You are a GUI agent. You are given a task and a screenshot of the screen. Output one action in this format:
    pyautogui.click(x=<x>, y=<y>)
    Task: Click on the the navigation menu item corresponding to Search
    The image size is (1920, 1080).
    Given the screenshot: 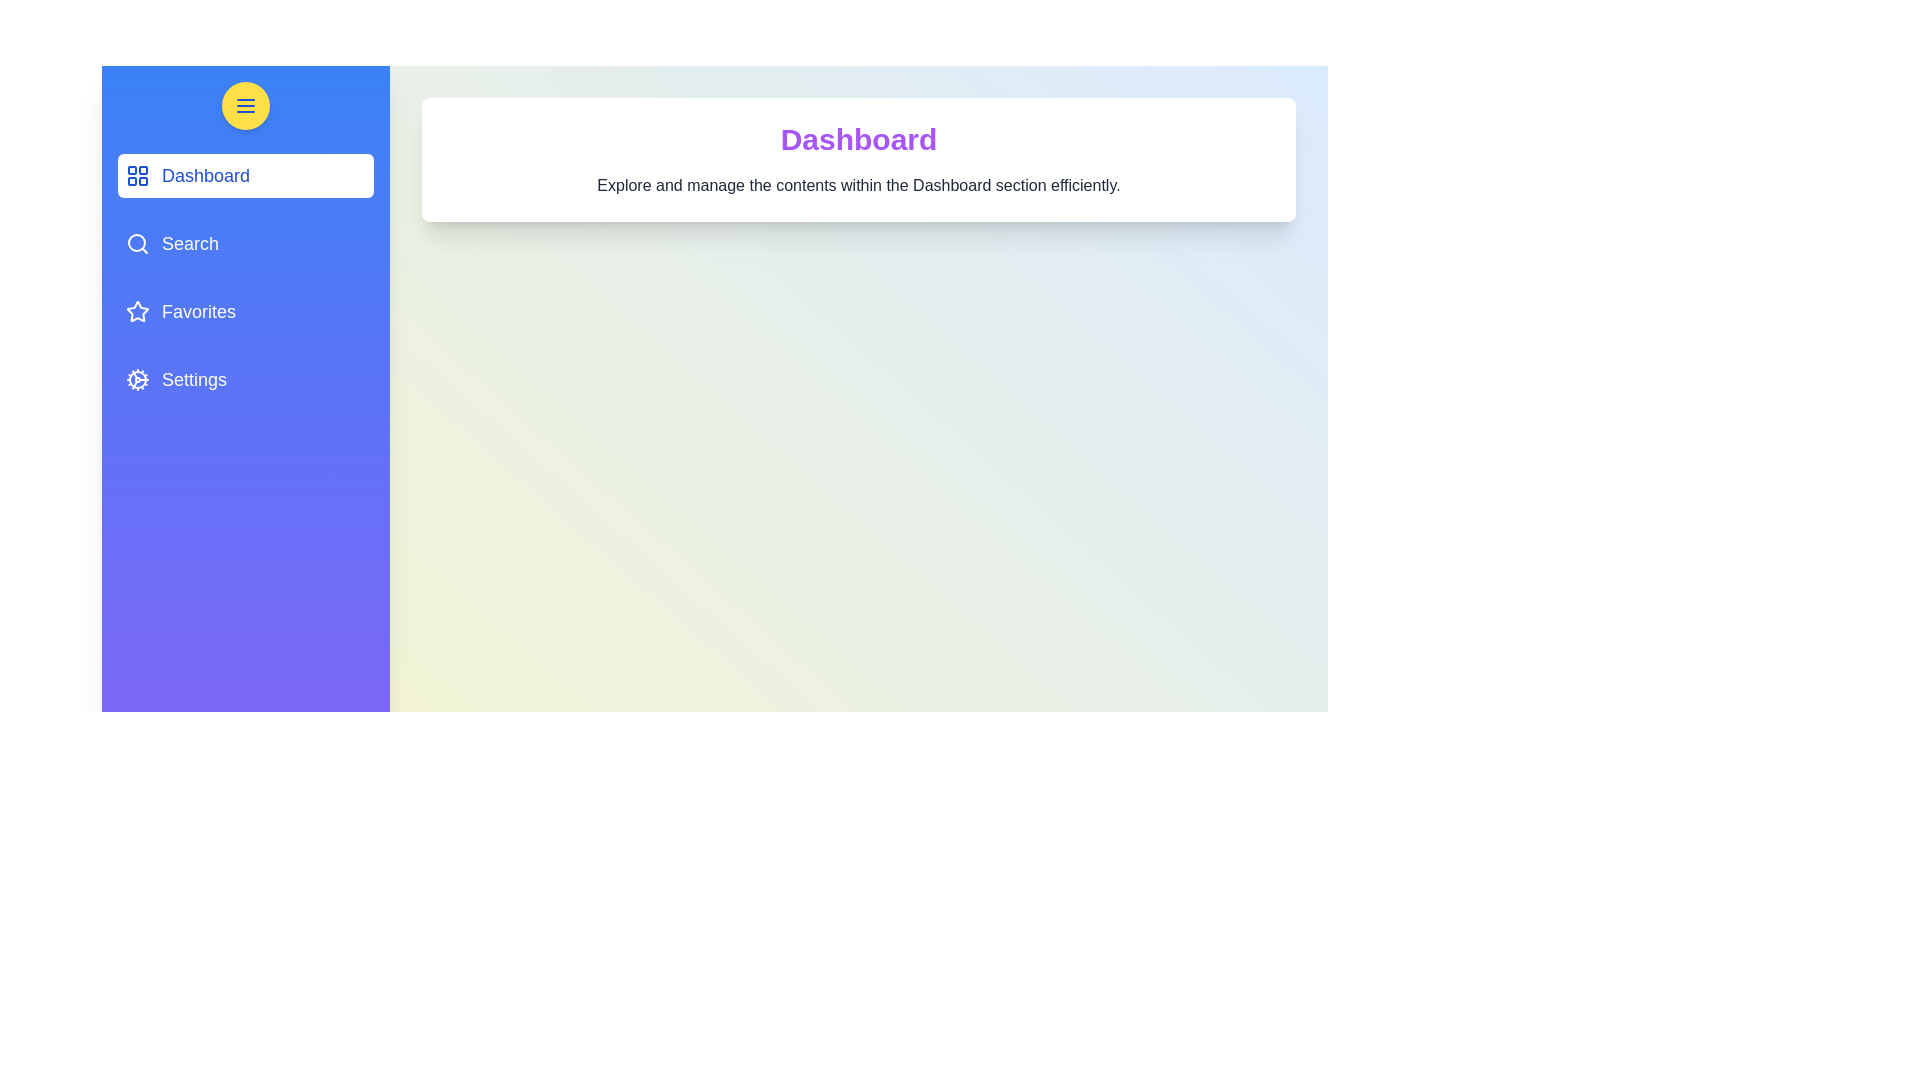 What is the action you would take?
    pyautogui.click(x=244, y=242)
    